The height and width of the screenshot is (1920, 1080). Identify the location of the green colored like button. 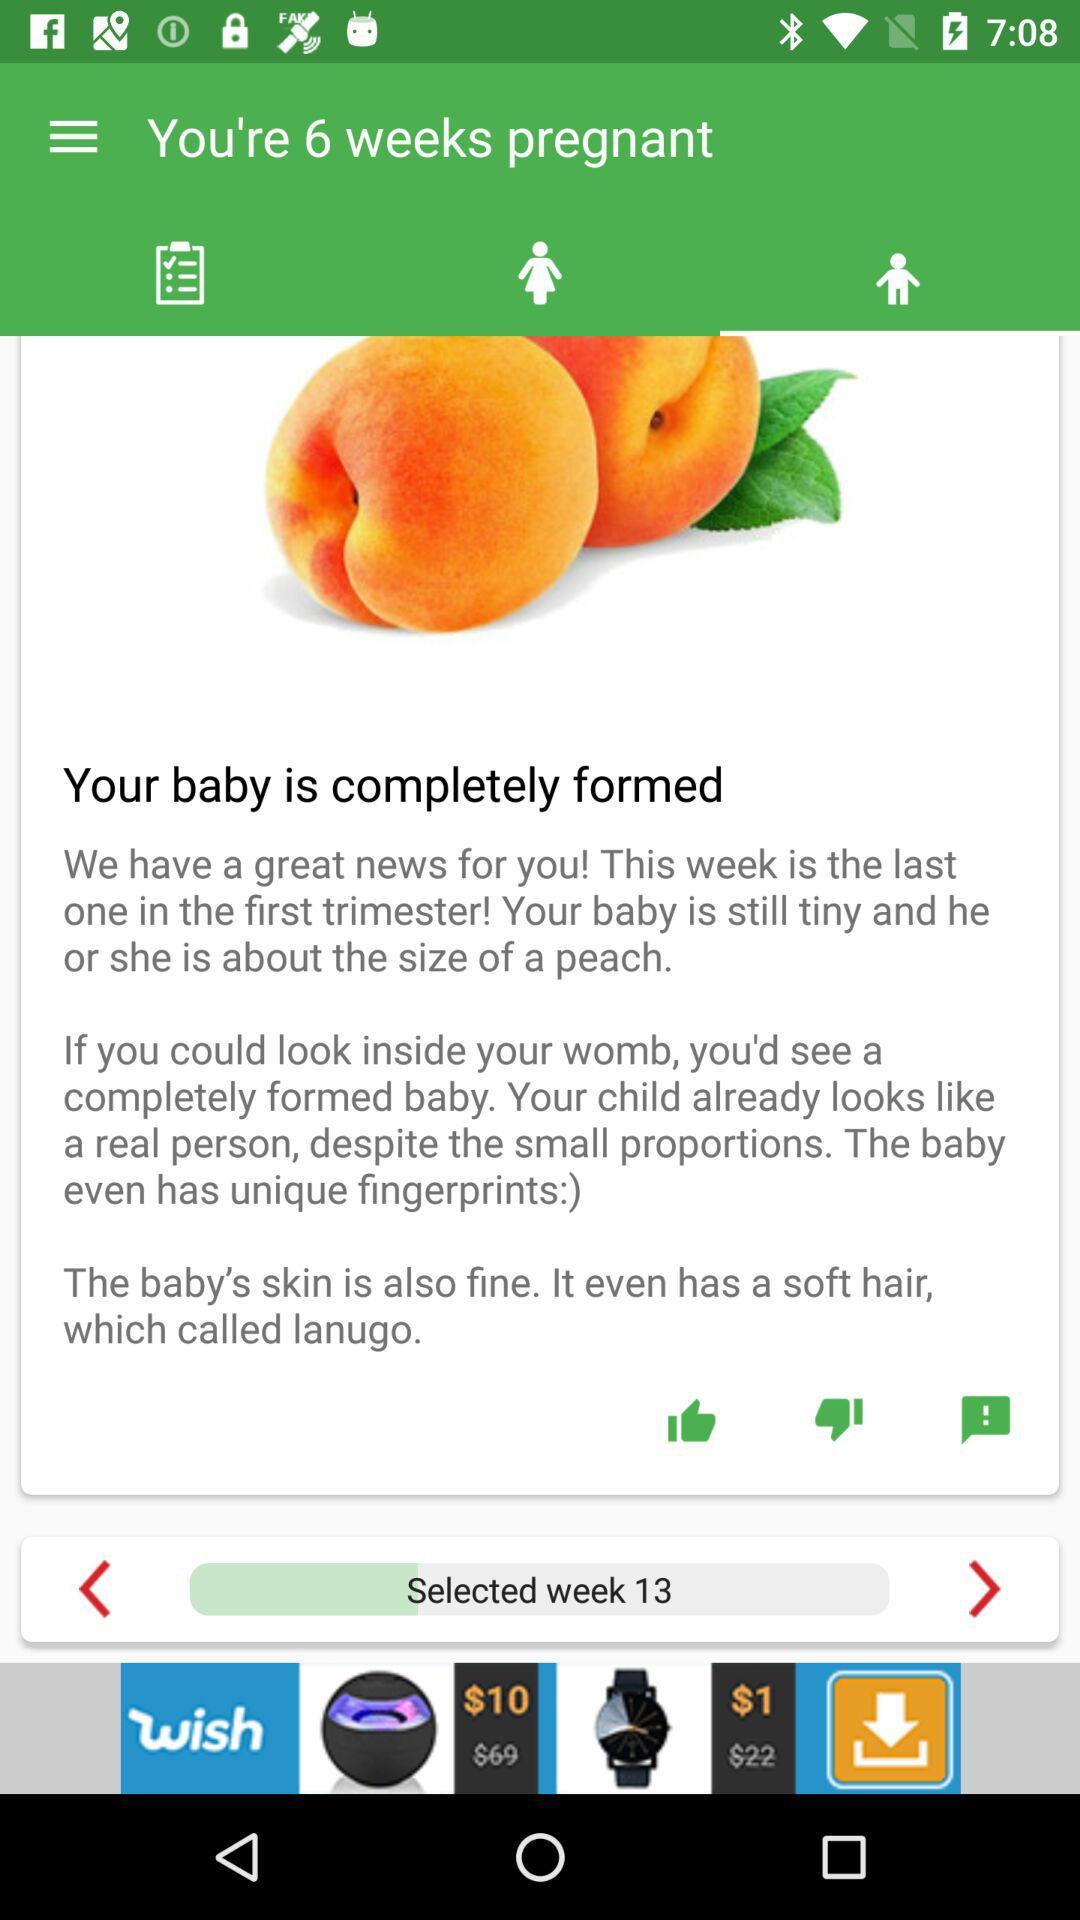
(690, 1419).